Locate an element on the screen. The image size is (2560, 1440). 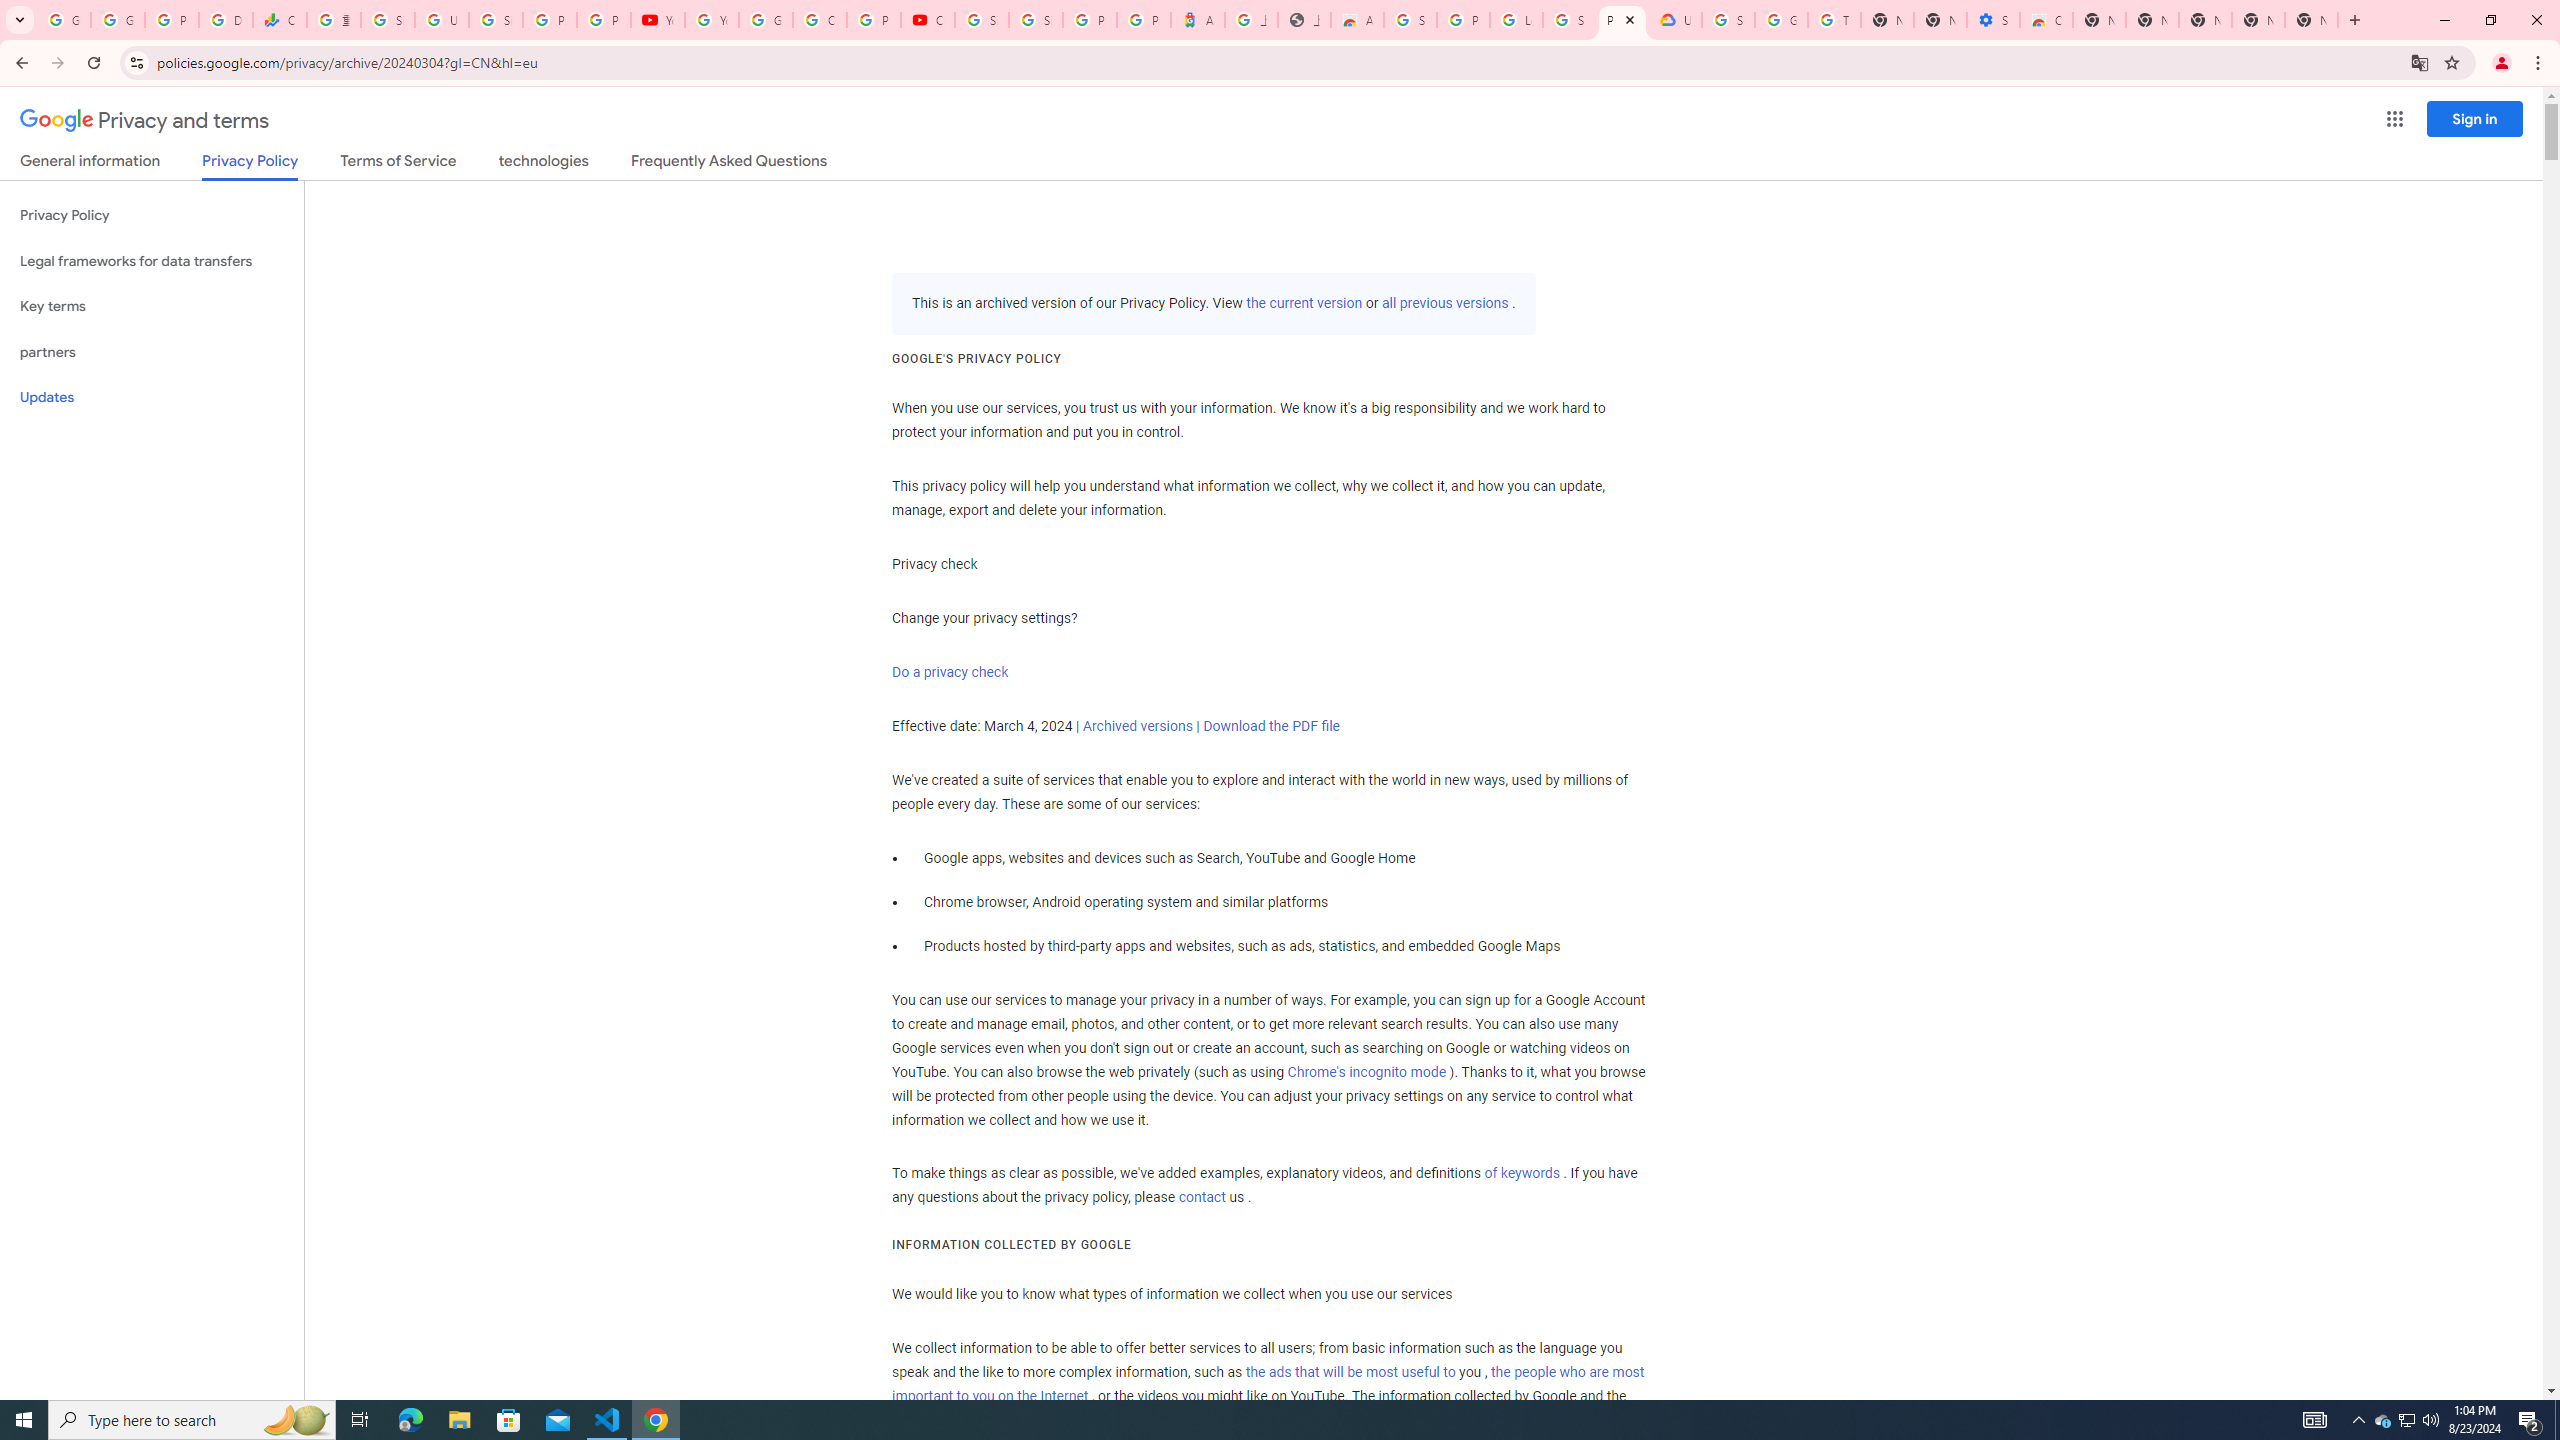
'contact' is located at coordinates (1200, 1198).